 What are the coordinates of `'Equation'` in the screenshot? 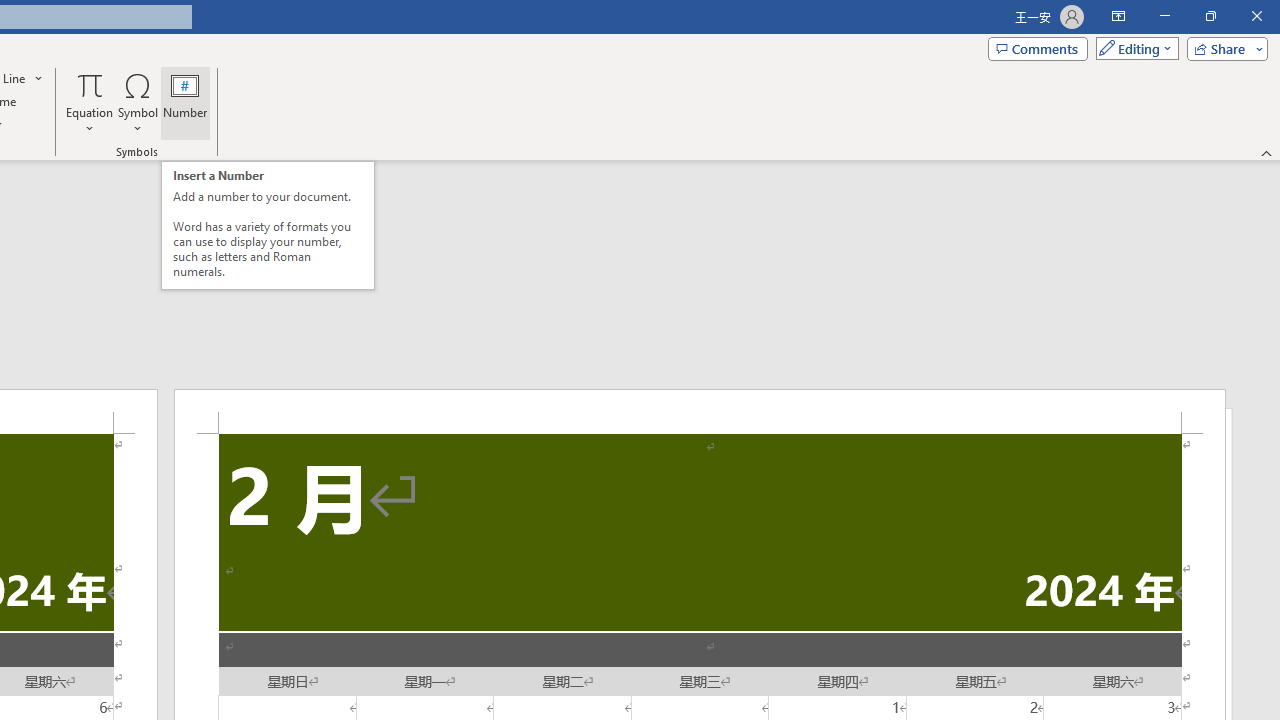 It's located at (89, 103).